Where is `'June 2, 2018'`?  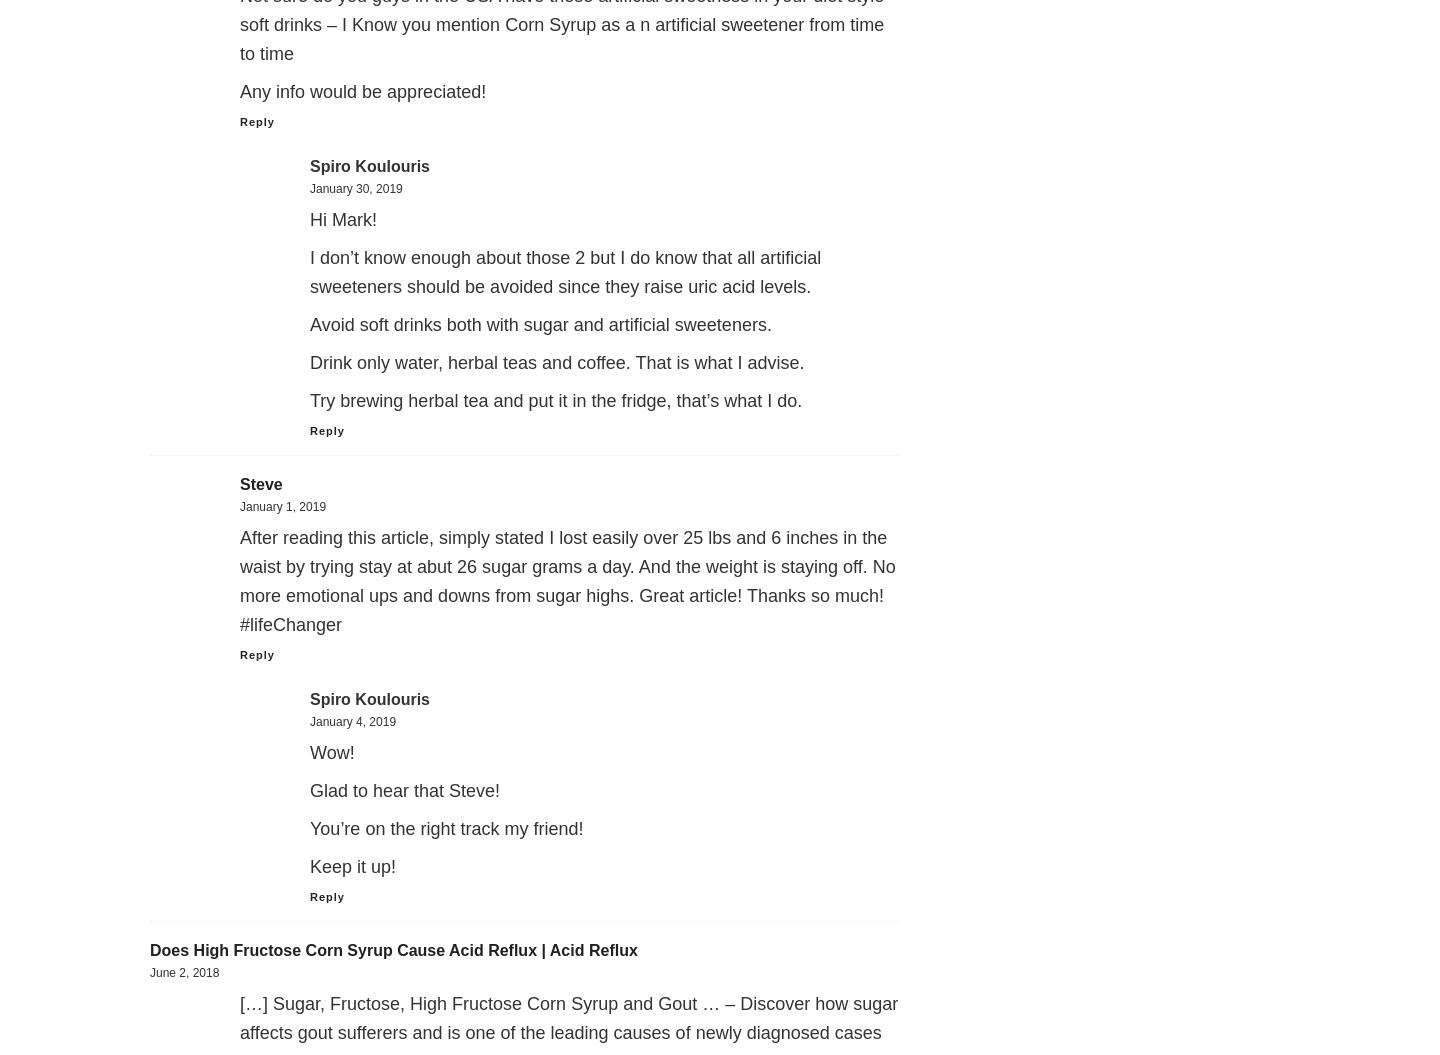
'June 2, 2018' is located at coordinates (184, 973).